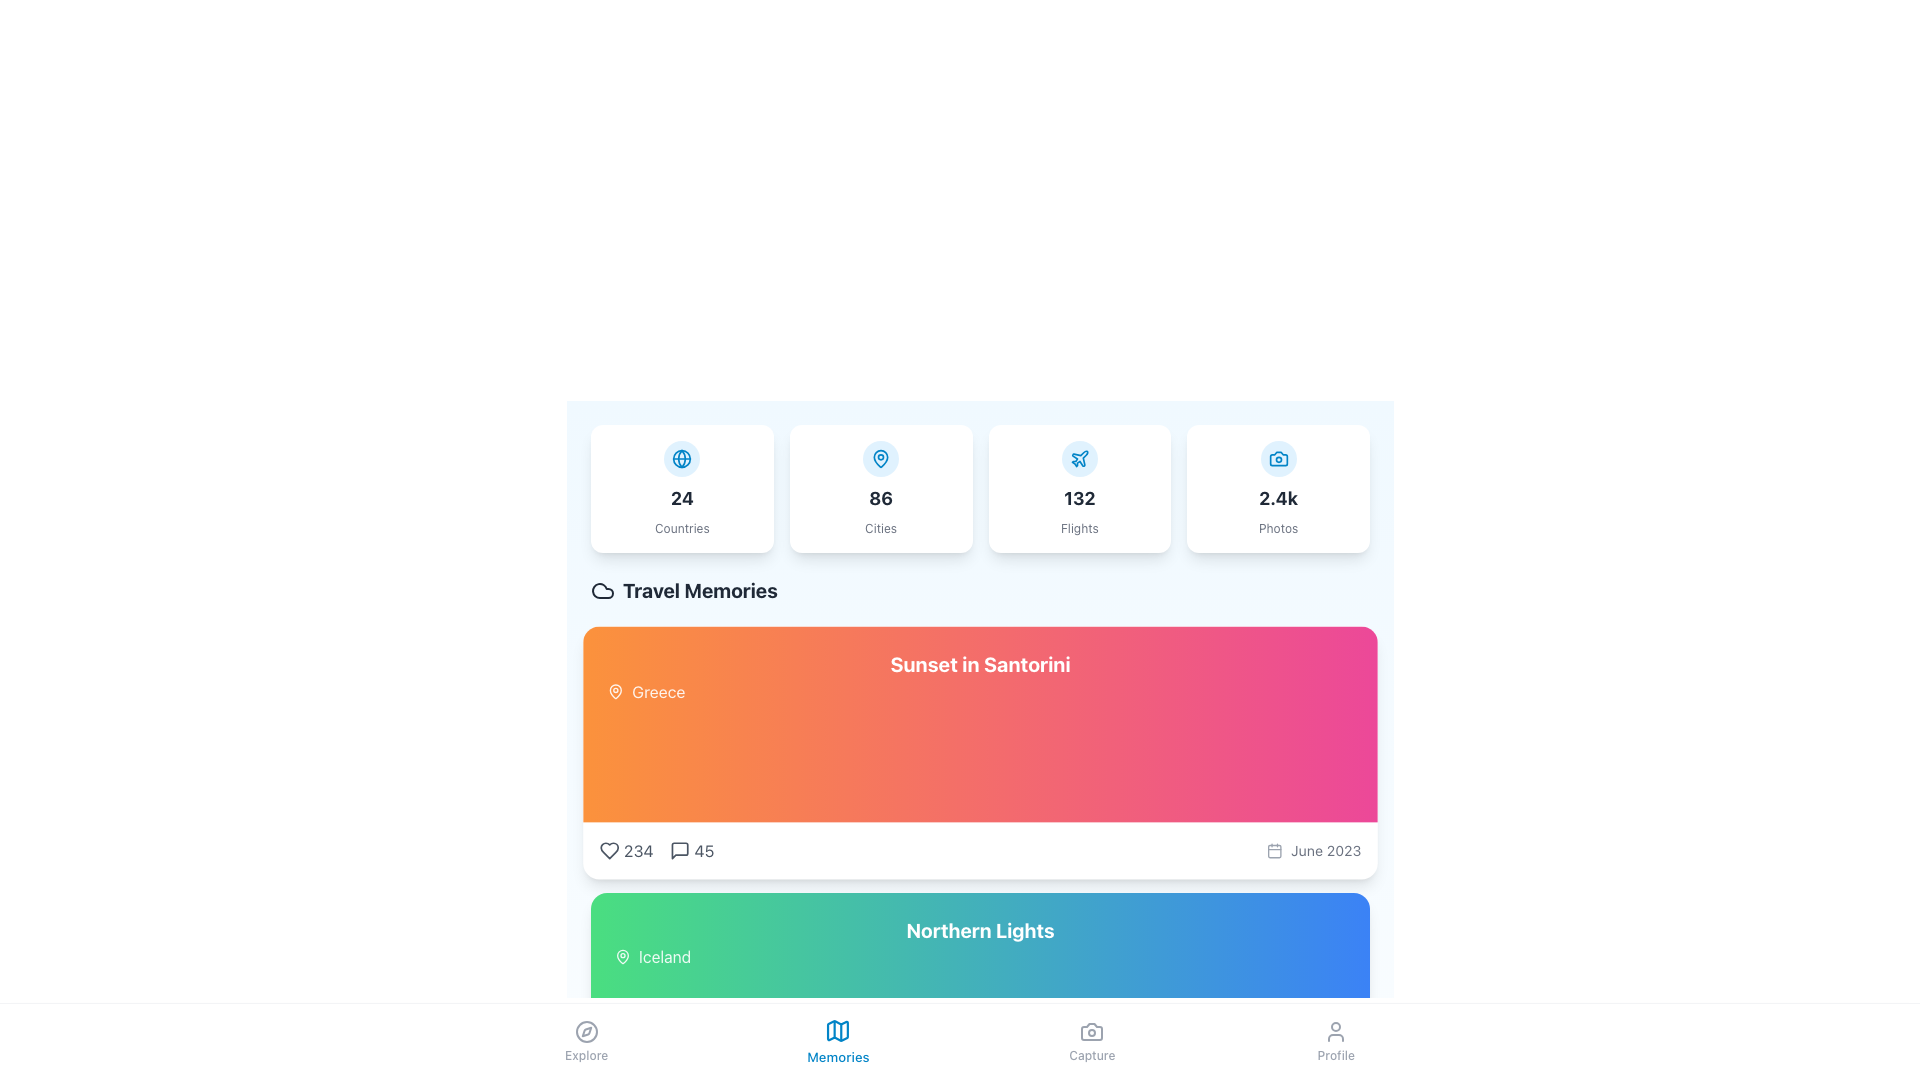 This screenshot has height=1080, width=1920. Describe the element at coordinates (1272, 851) in the screenshot. I see `the decorative graphic component of the calendar icon located to the right of the 'Sunset in Santorini' section` at that location.